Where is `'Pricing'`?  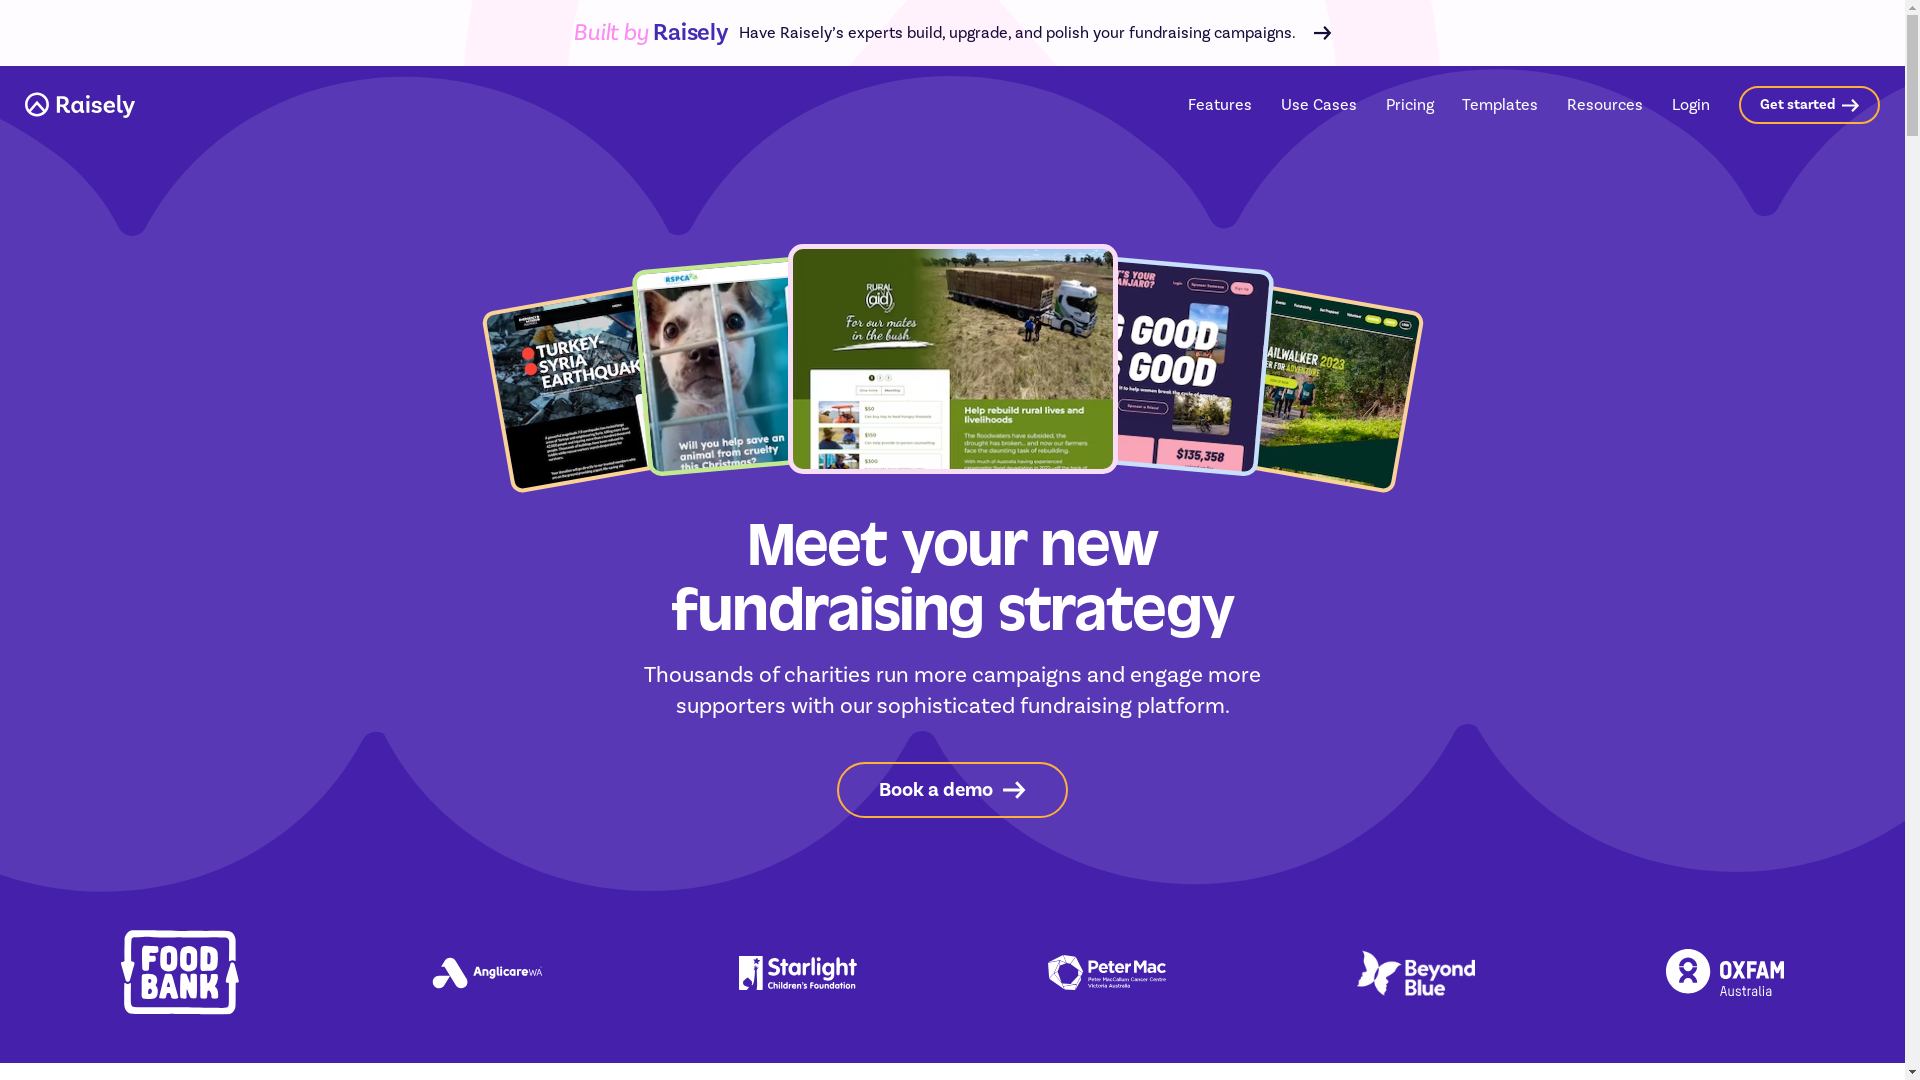
'Pricing' is located at coordinates (1409, 104).